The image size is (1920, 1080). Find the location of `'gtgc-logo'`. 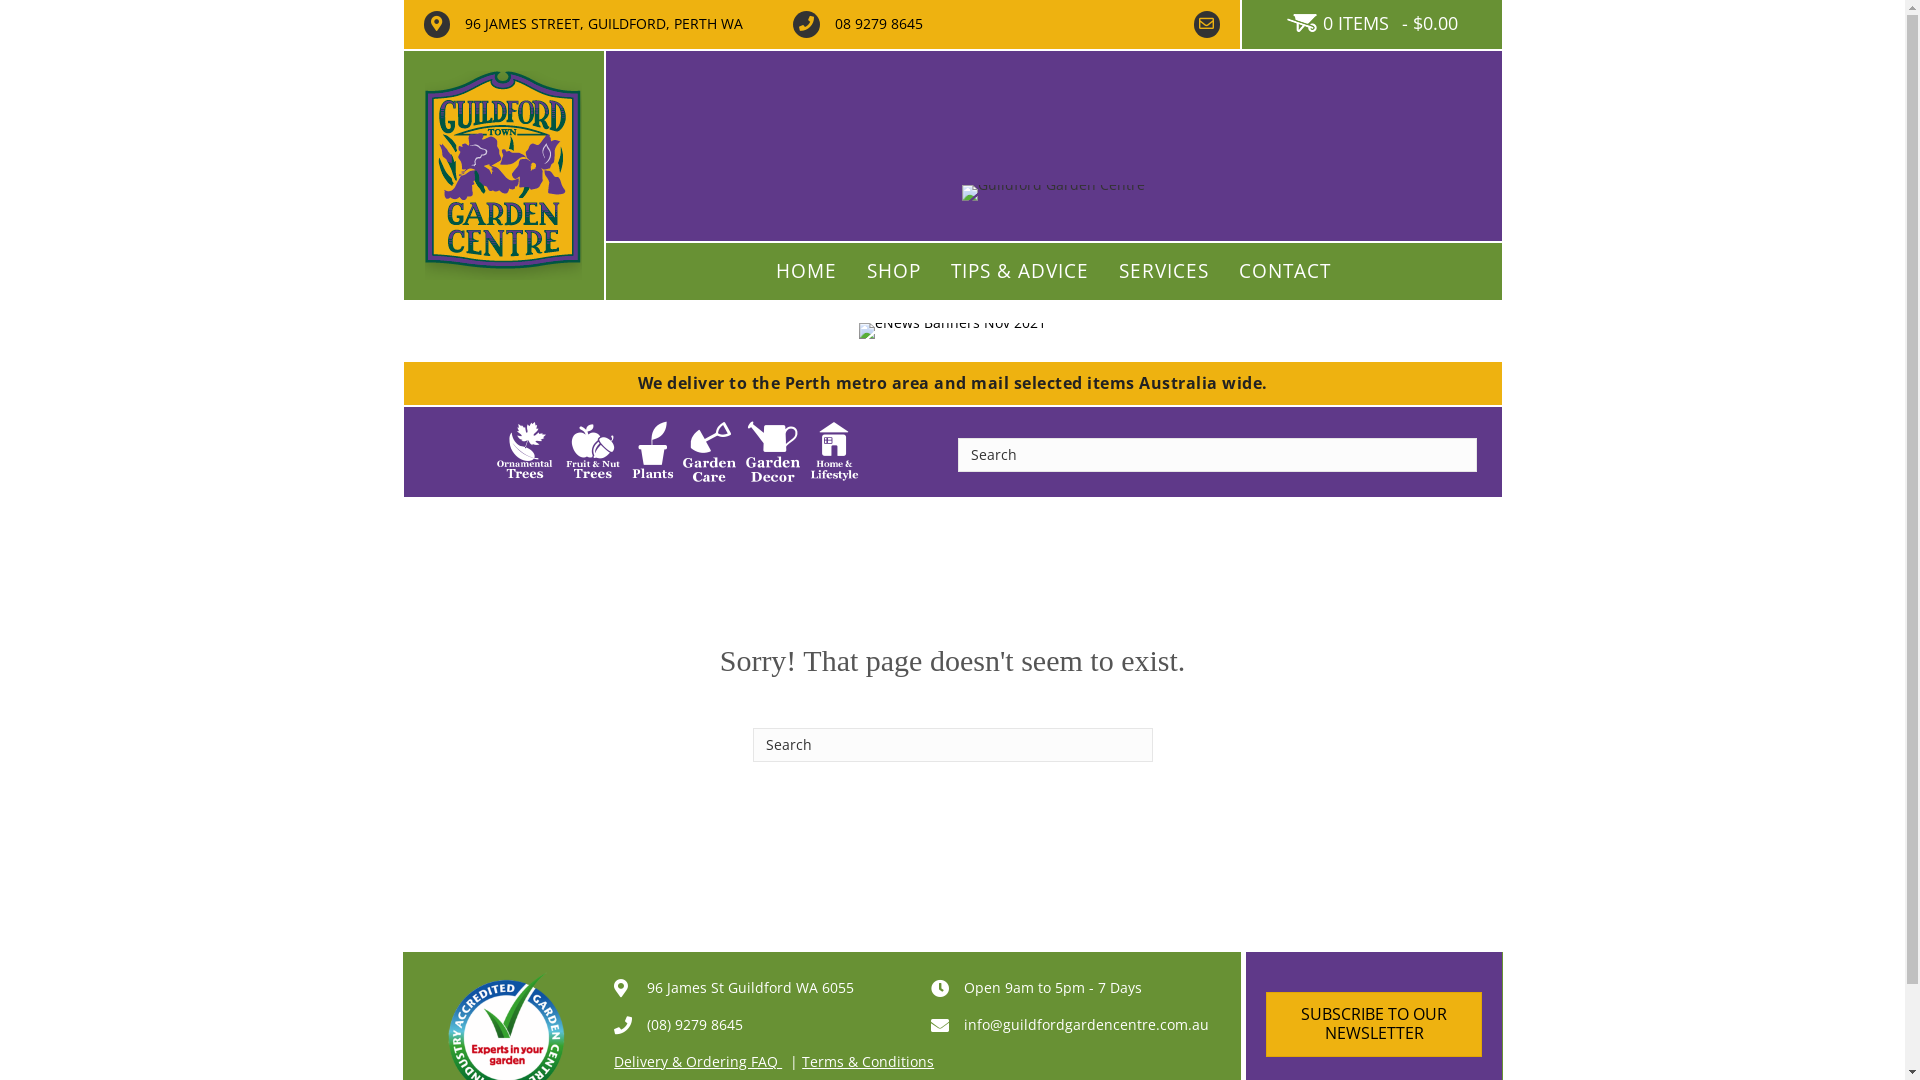

'gtgc-logo' is located at coordinates (503, 174).